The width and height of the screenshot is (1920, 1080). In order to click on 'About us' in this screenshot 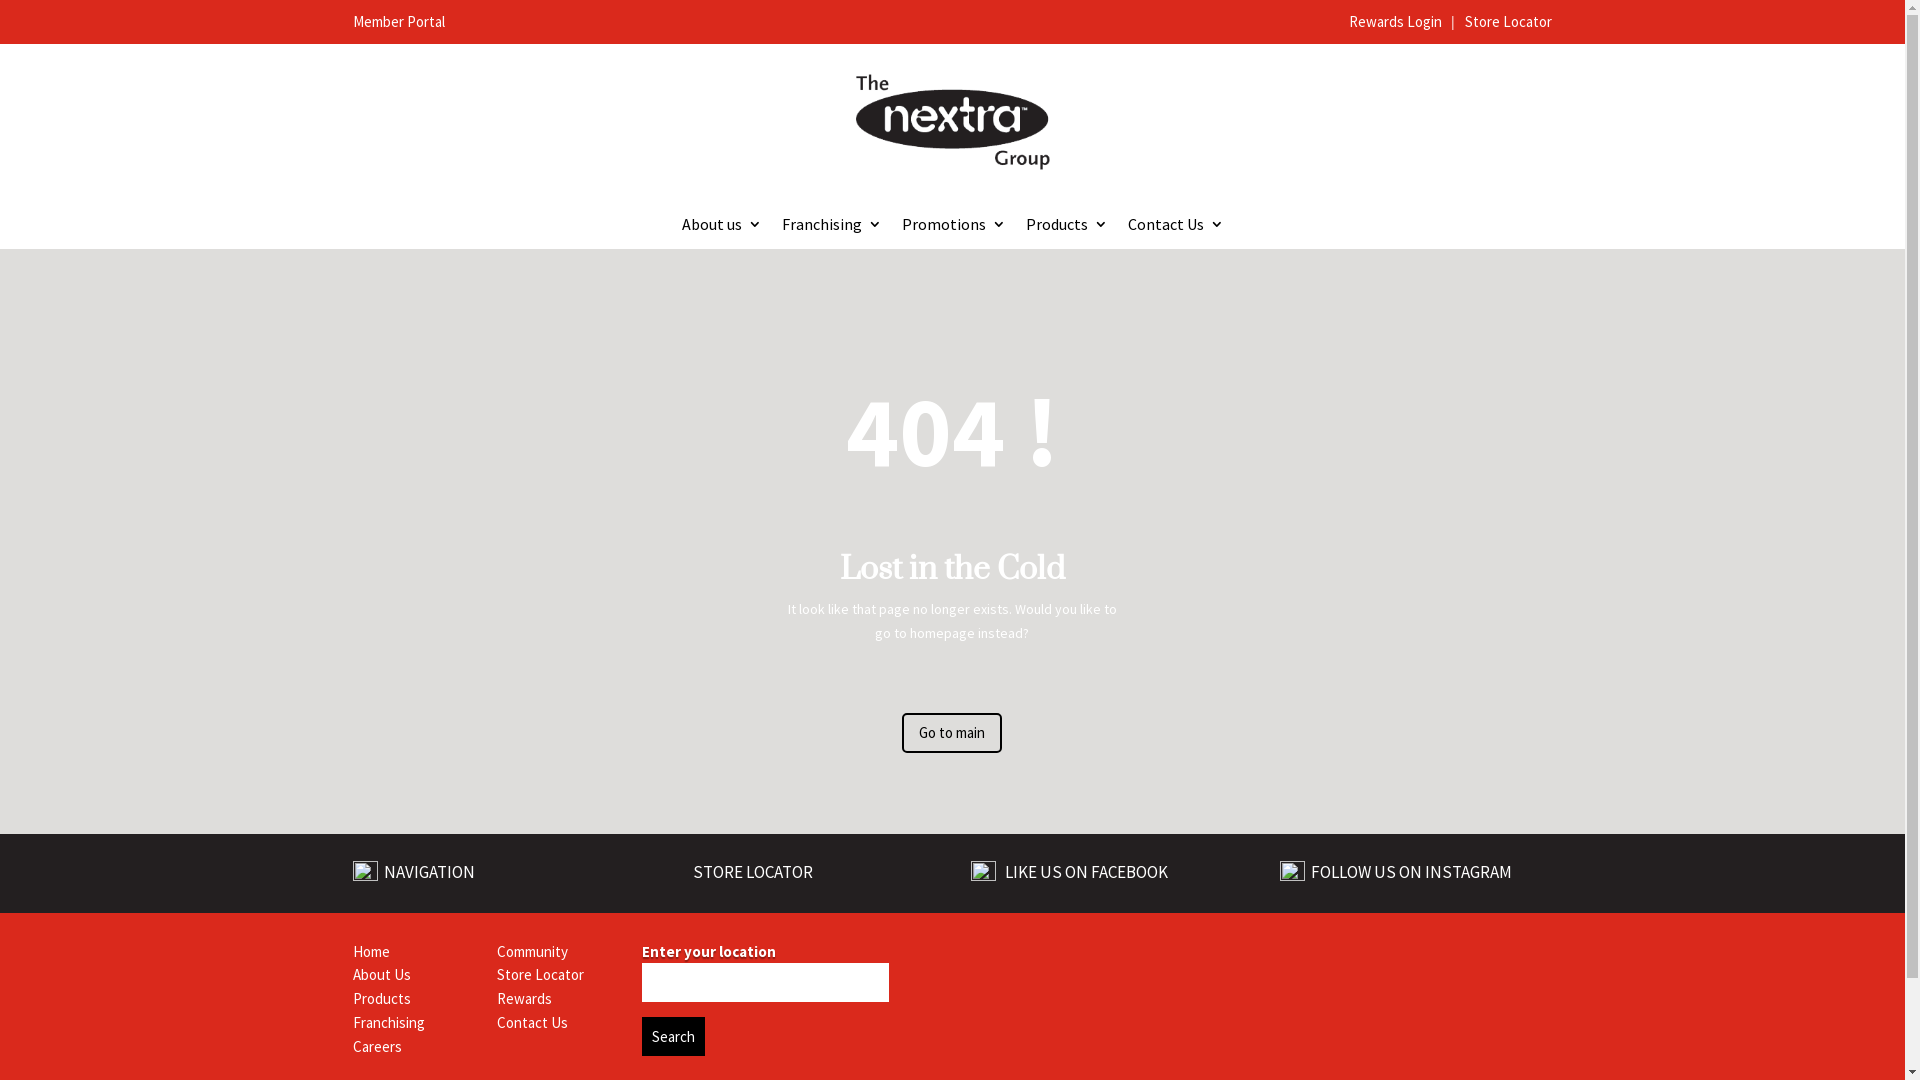, I will do `click(720, 226)`.